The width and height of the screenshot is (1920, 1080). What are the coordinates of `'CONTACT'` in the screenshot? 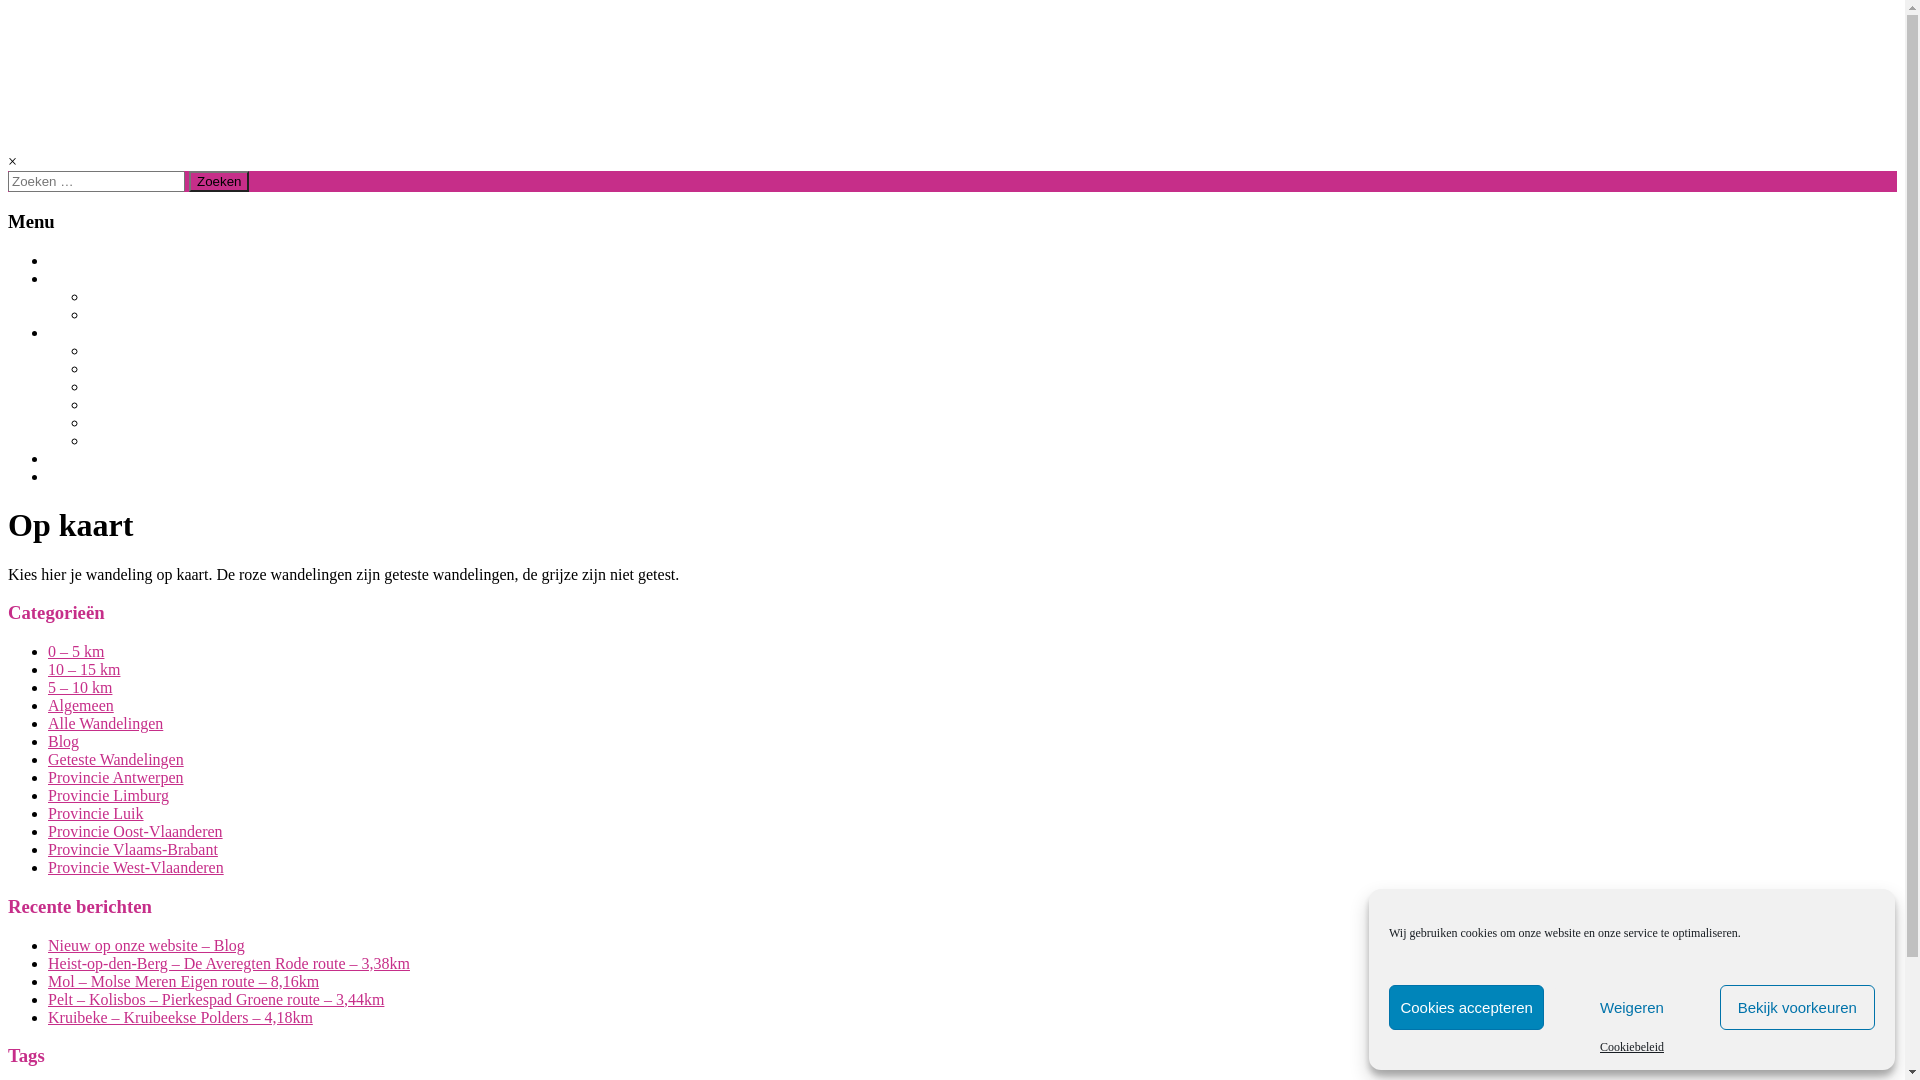 It's located at (48, 477).